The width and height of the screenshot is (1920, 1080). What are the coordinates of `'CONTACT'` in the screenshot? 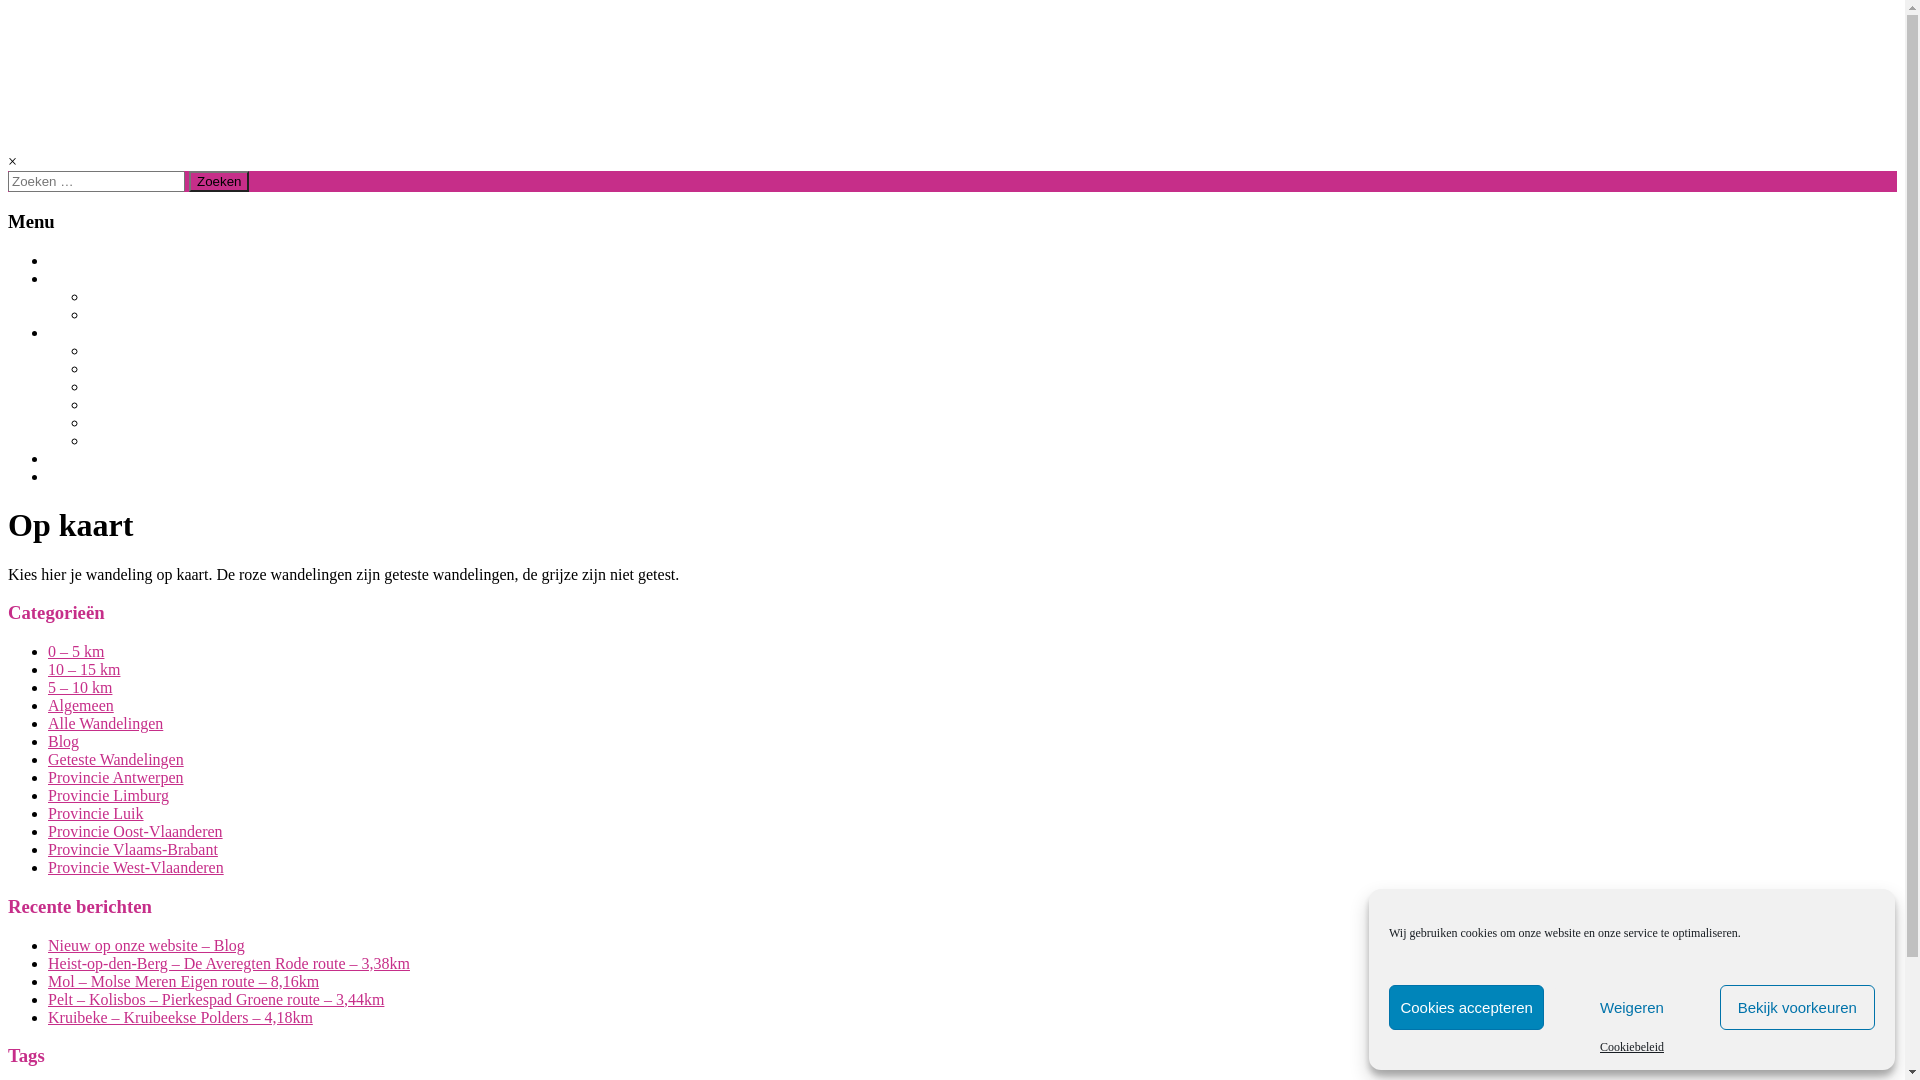 It's located at (48, 477).